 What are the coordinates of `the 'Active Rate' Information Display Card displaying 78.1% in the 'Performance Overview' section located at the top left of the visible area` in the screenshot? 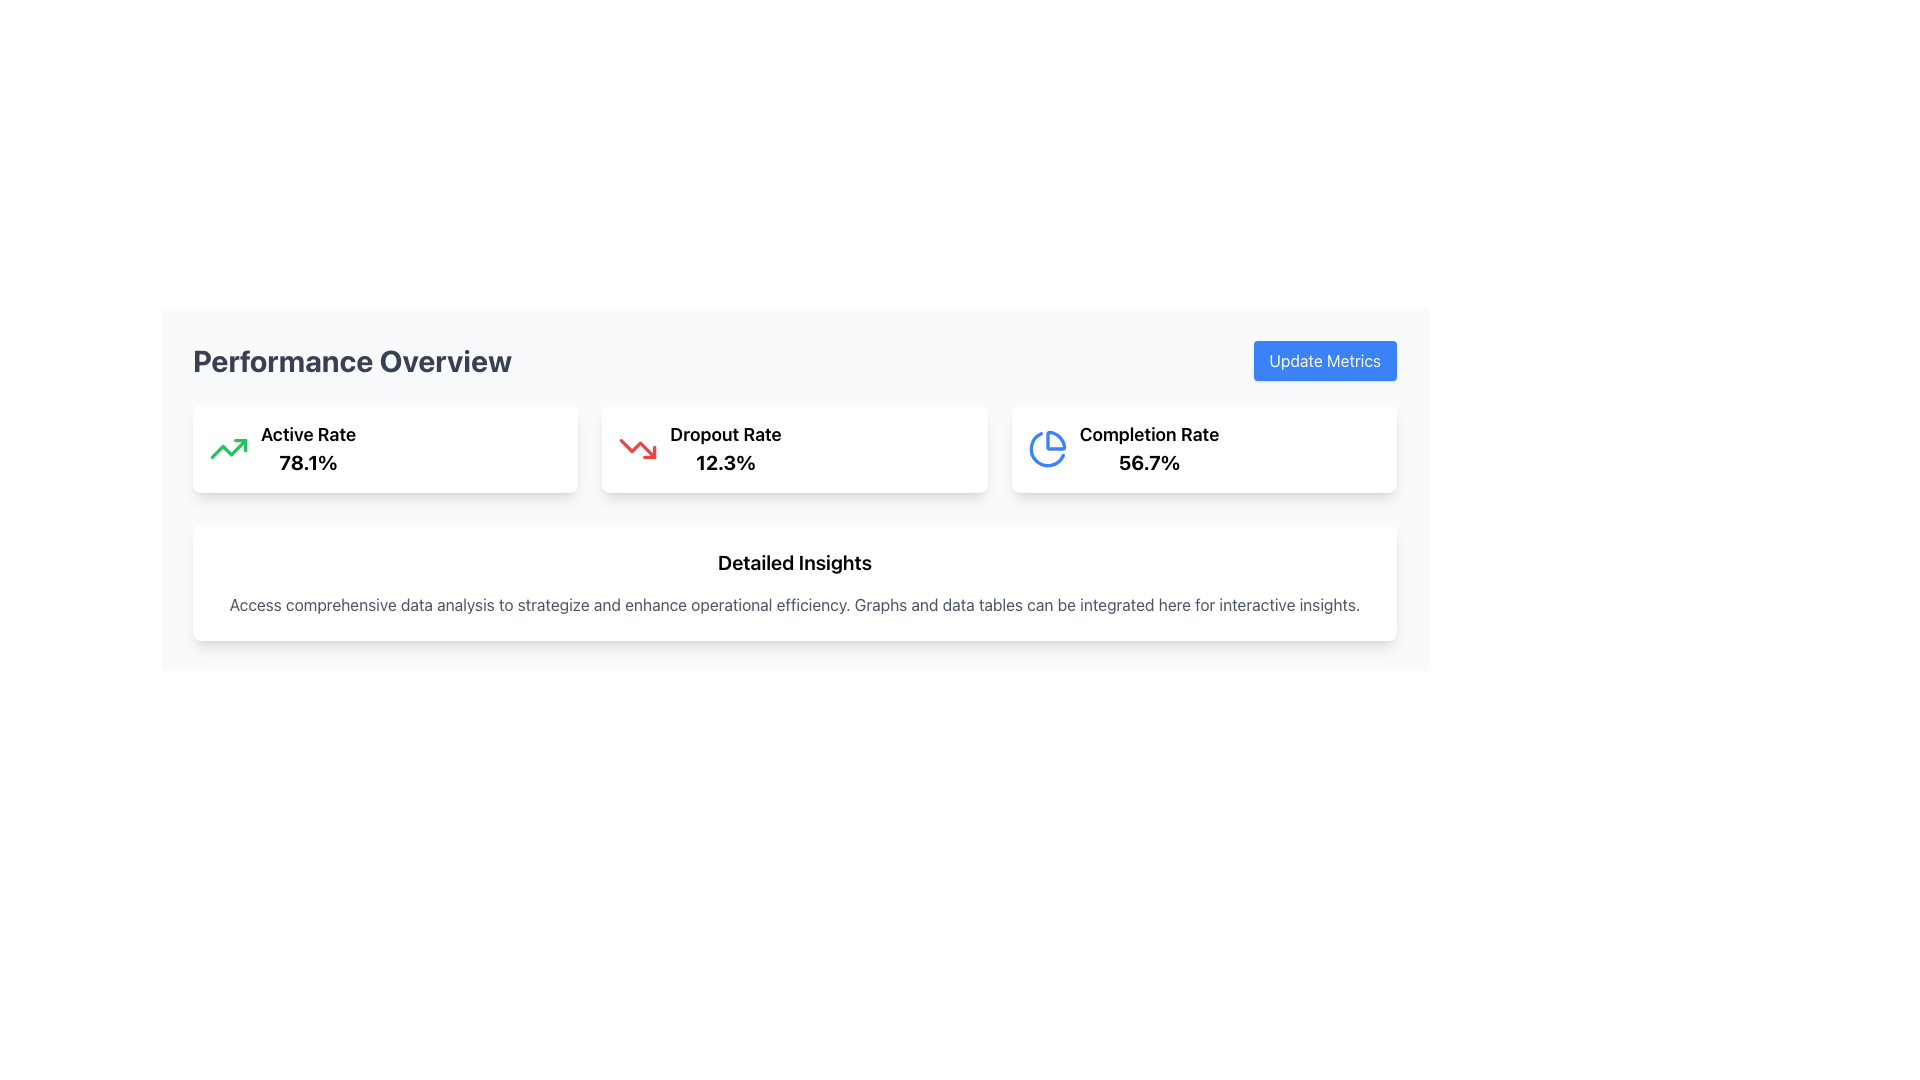 It's located at (281, 447).